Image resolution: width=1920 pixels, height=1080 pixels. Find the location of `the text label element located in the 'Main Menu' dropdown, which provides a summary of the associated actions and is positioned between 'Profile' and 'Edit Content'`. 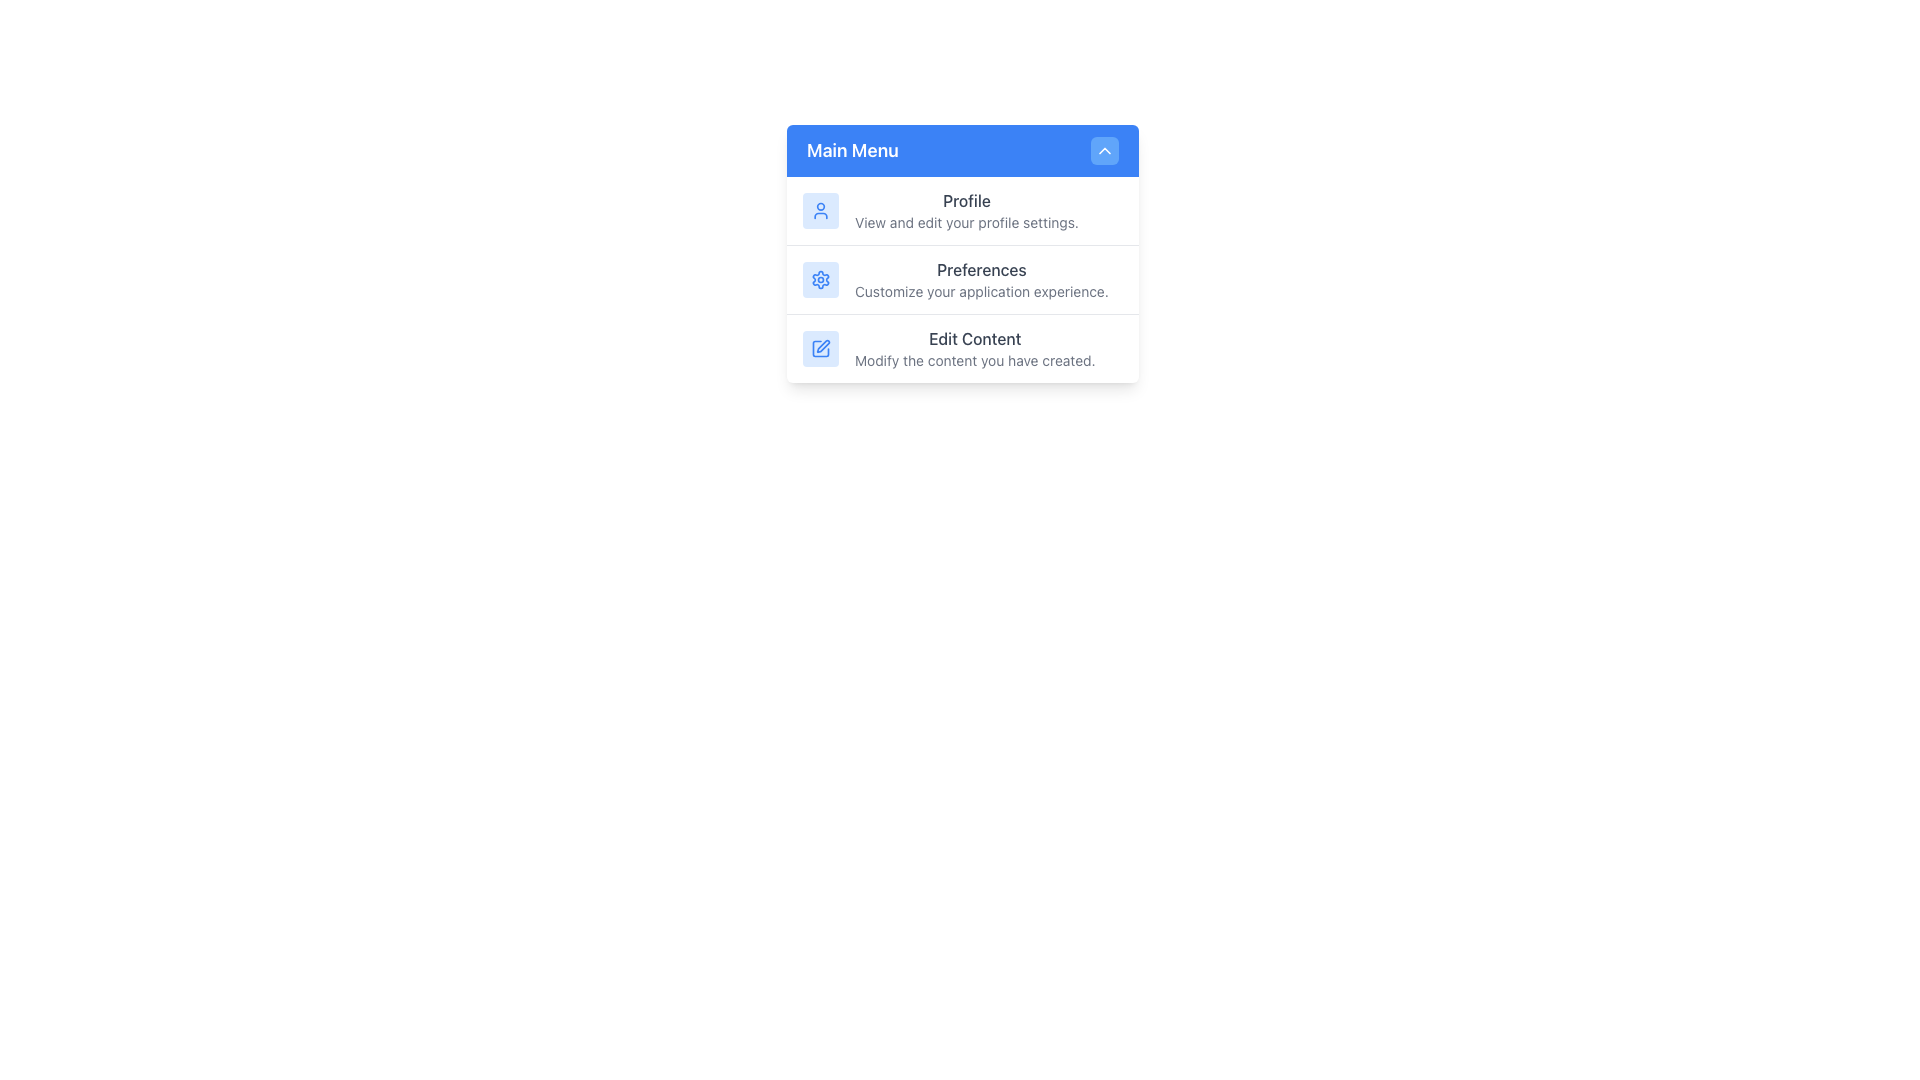

the text label element located in the 'Main Menu' dropdown, which provides a summary of the associated actions and is positioned between 'Profile' and 'Edit Content' is located at coordinates (981, 270).